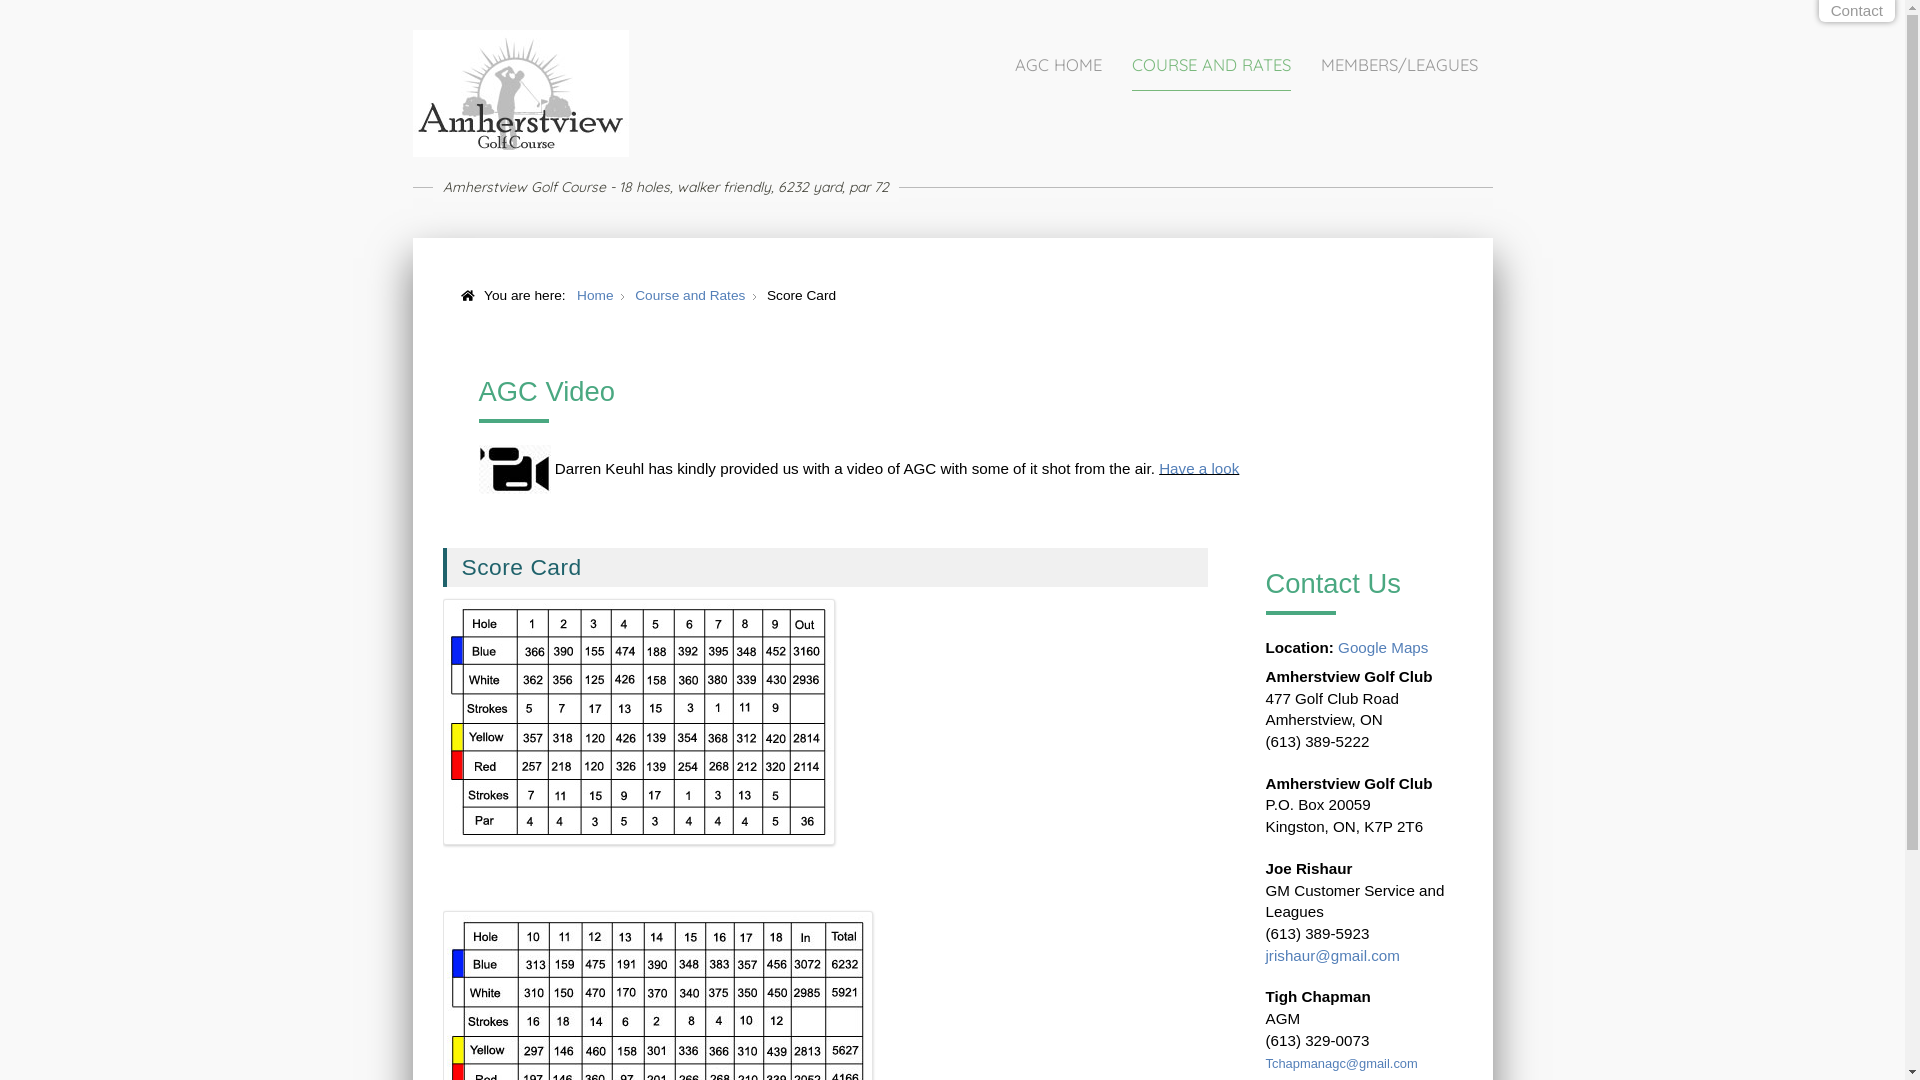 Image resolution: width=1920 pixels, height=1080 pixels. I want to click on 'AGC HOME', so click(1056, 64).